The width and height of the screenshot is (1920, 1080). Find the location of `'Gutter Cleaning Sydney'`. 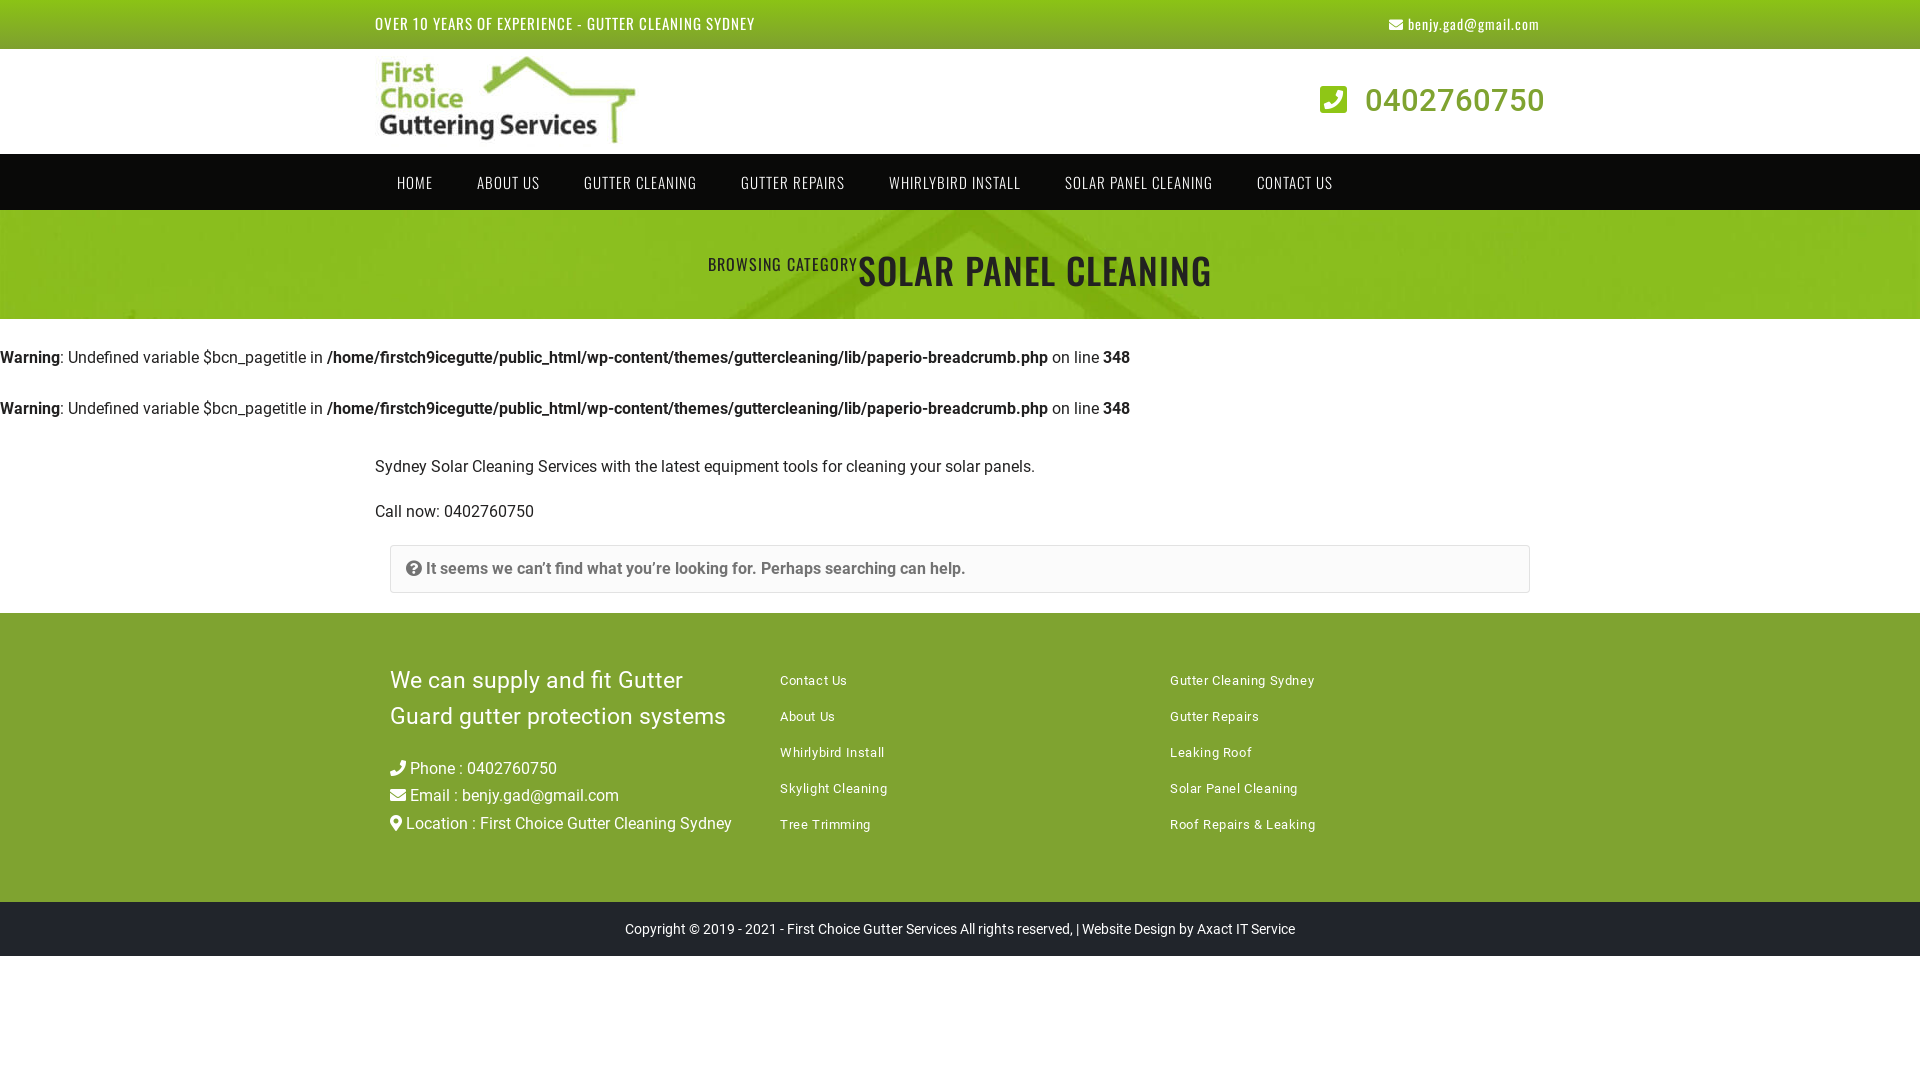

'Gutter Cleaning Sydney' is located at coordinates (1241, 679).